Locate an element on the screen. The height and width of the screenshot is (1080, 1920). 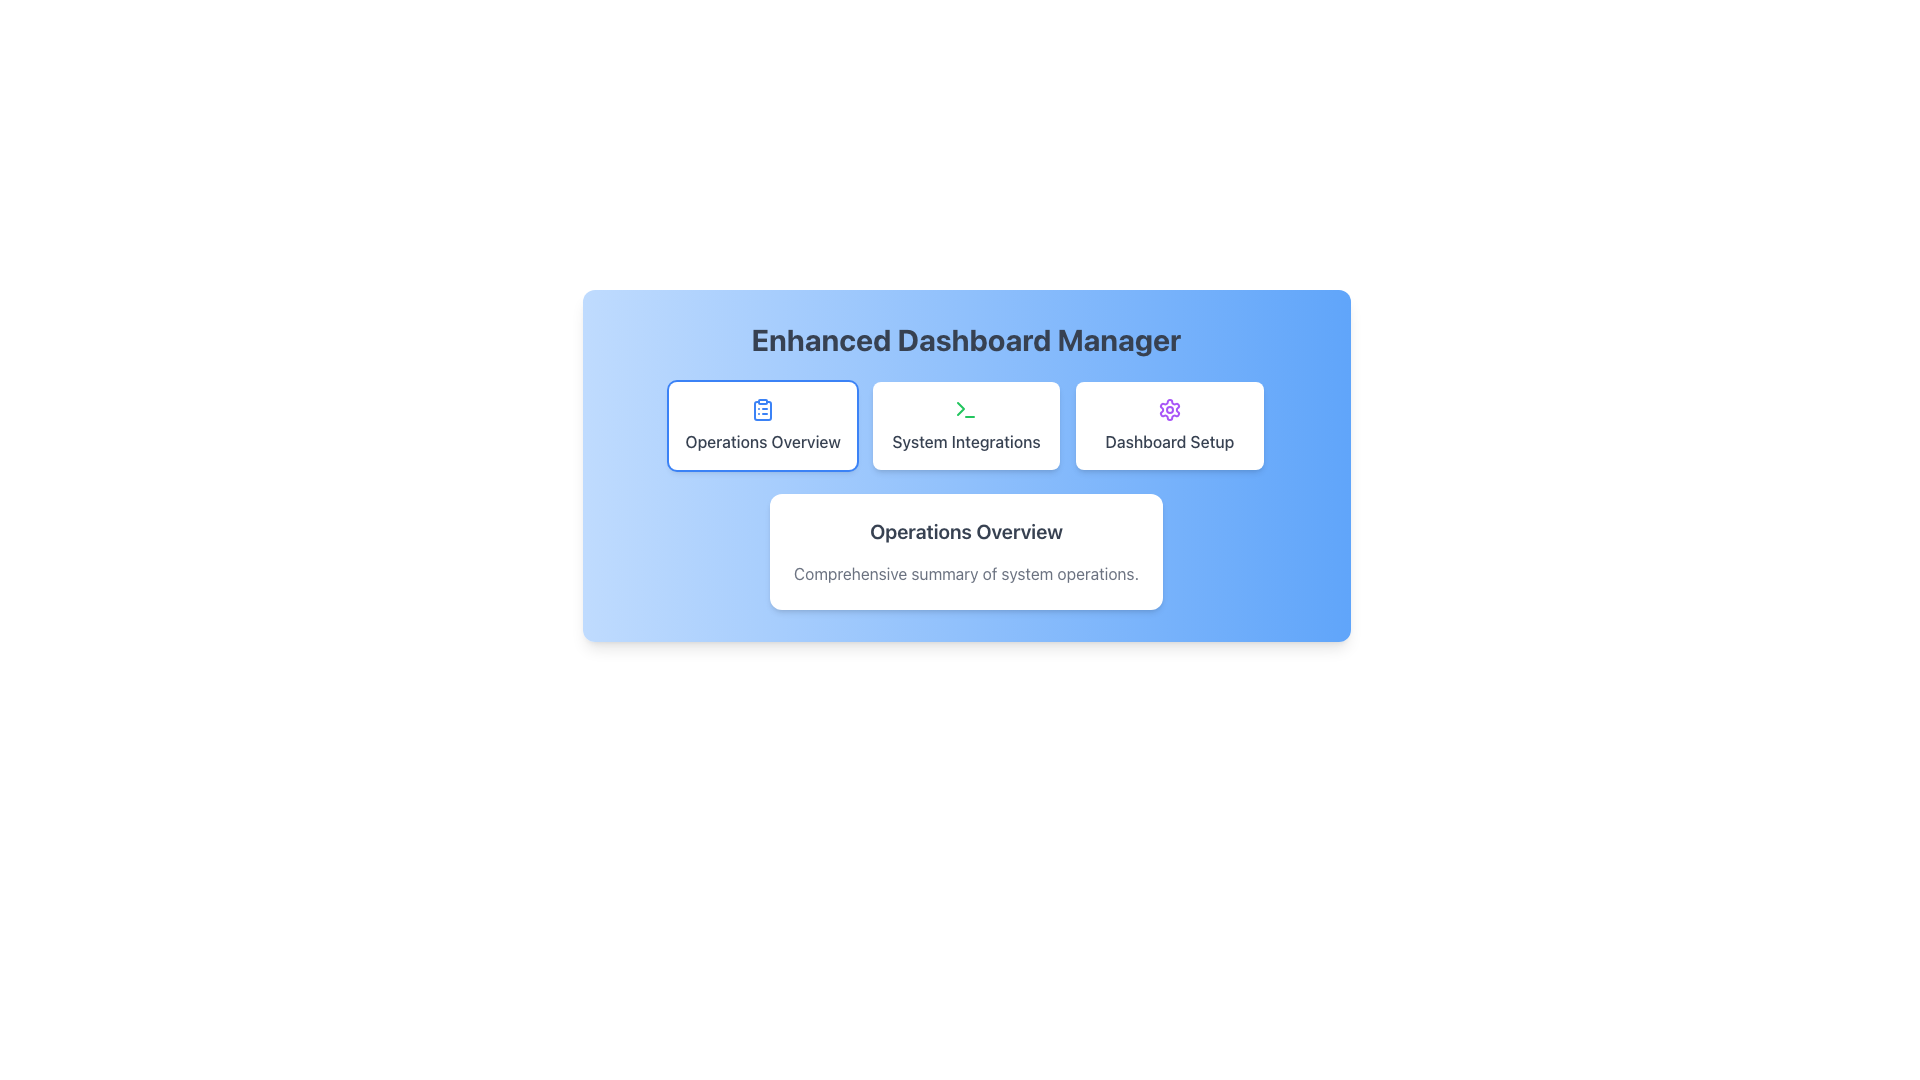
the 'Dashboard Setup' text label element, which is displayed in a medium-weight gray font below a purple gear icon on the button card is located at coordinates (1169, 441).